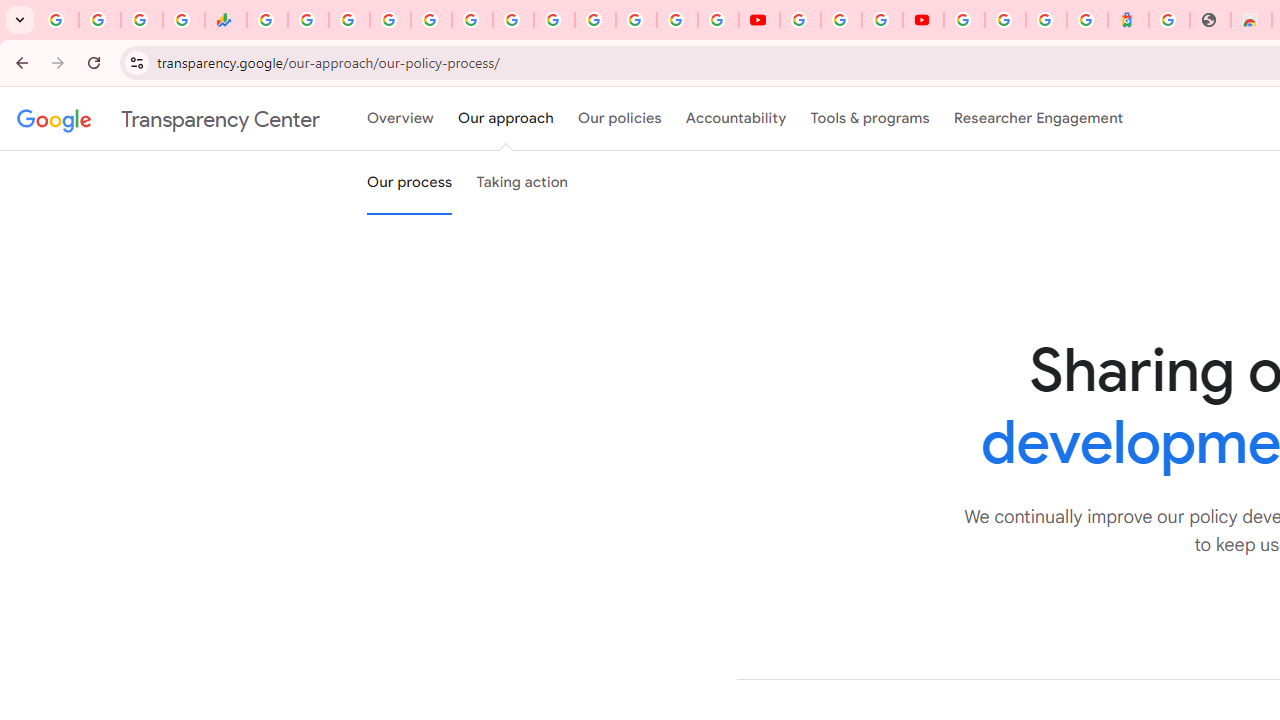 This screenshot has width=1280, height=720. What do you see at coordinates (619, 119) in the screenshot?
I see `'Our policies'` at bounding box center [619, 119].